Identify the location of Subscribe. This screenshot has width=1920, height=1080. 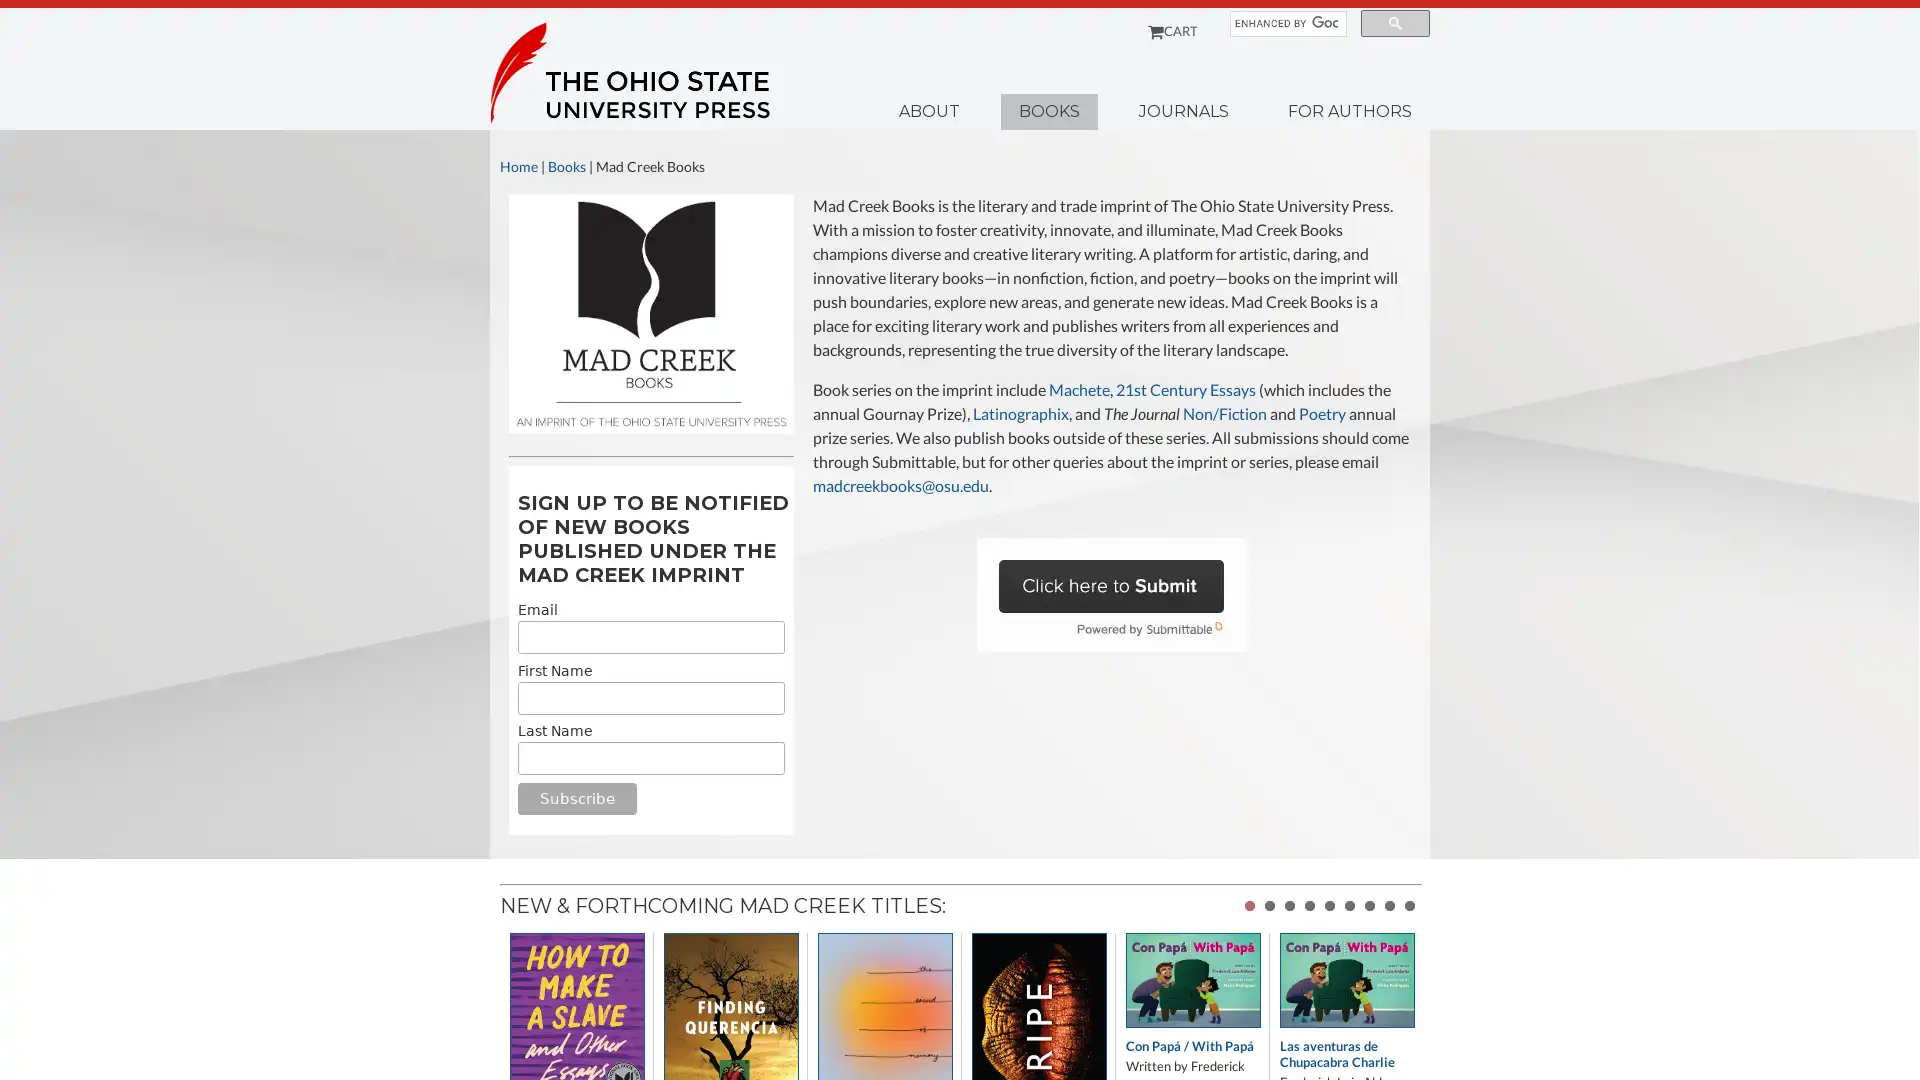
(575, 797).